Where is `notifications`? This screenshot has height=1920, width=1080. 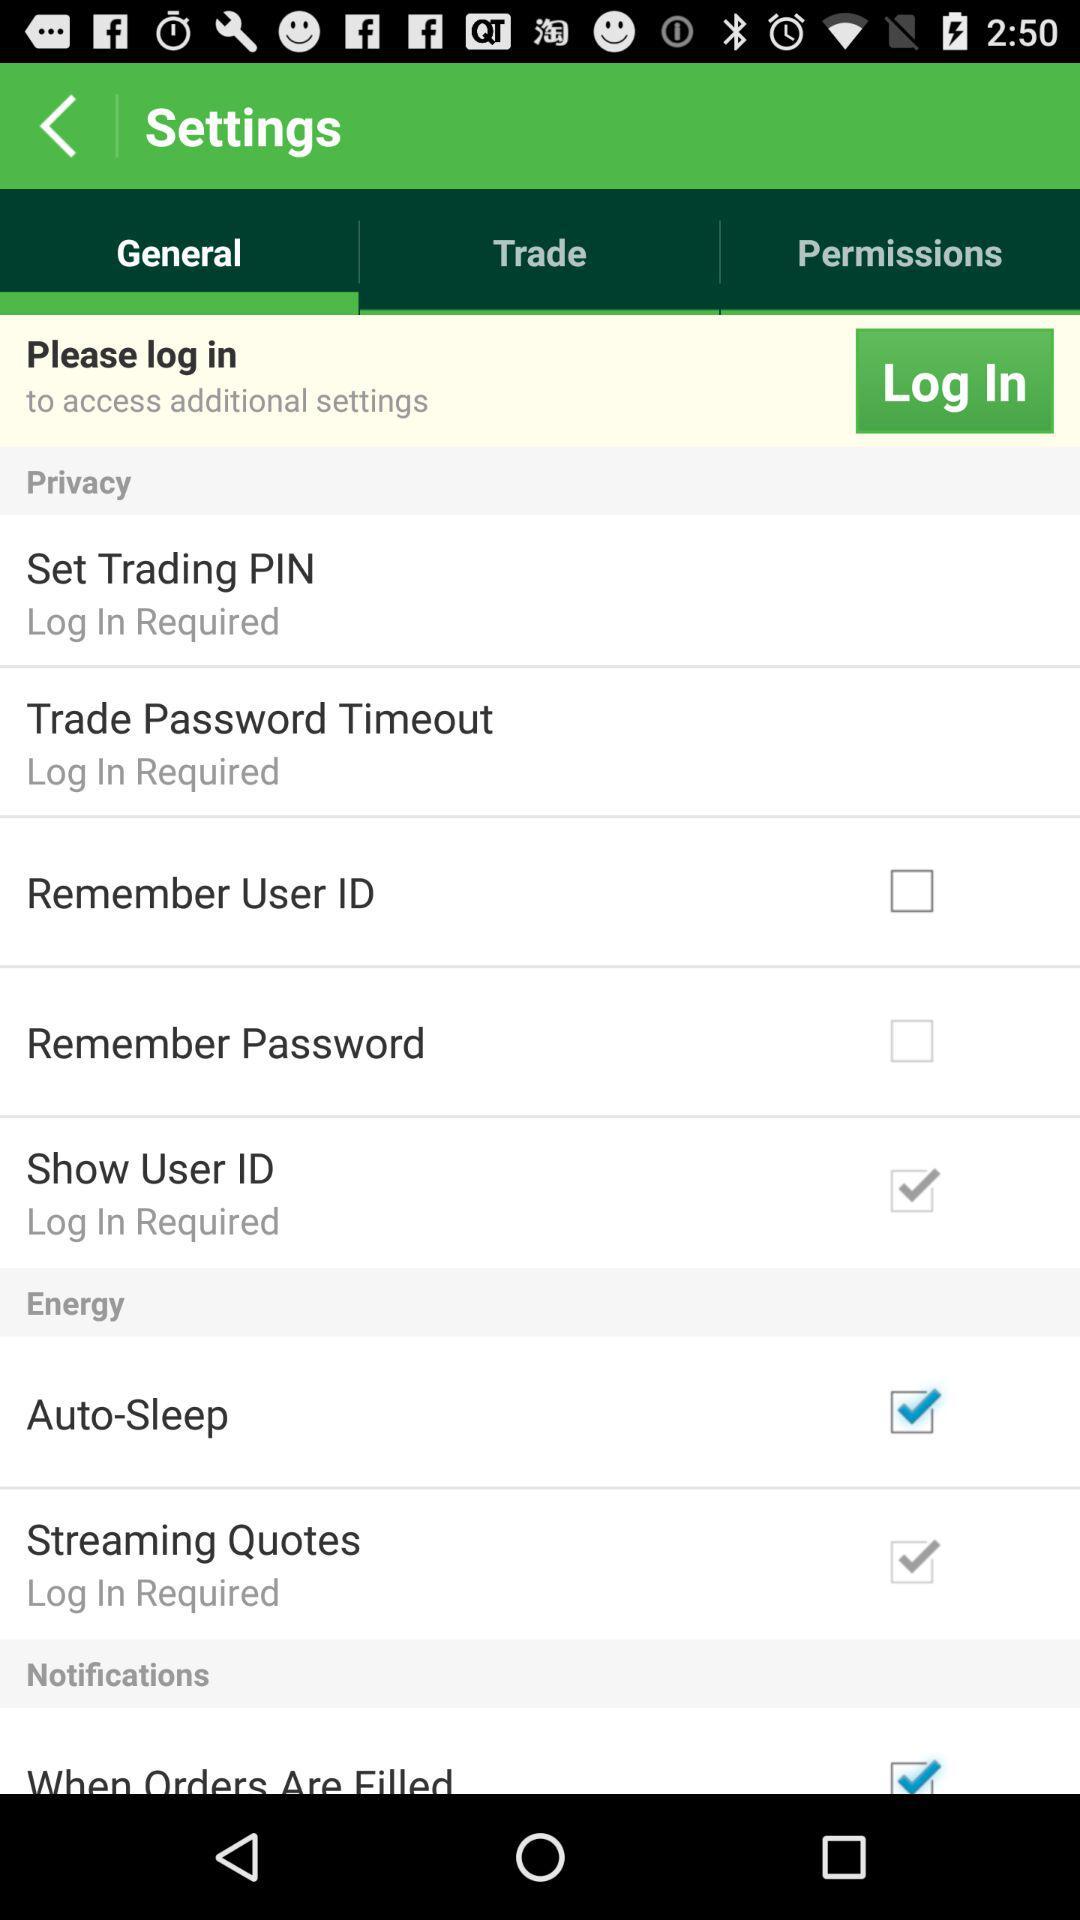
notifications is located at coordinates (540, 1673).